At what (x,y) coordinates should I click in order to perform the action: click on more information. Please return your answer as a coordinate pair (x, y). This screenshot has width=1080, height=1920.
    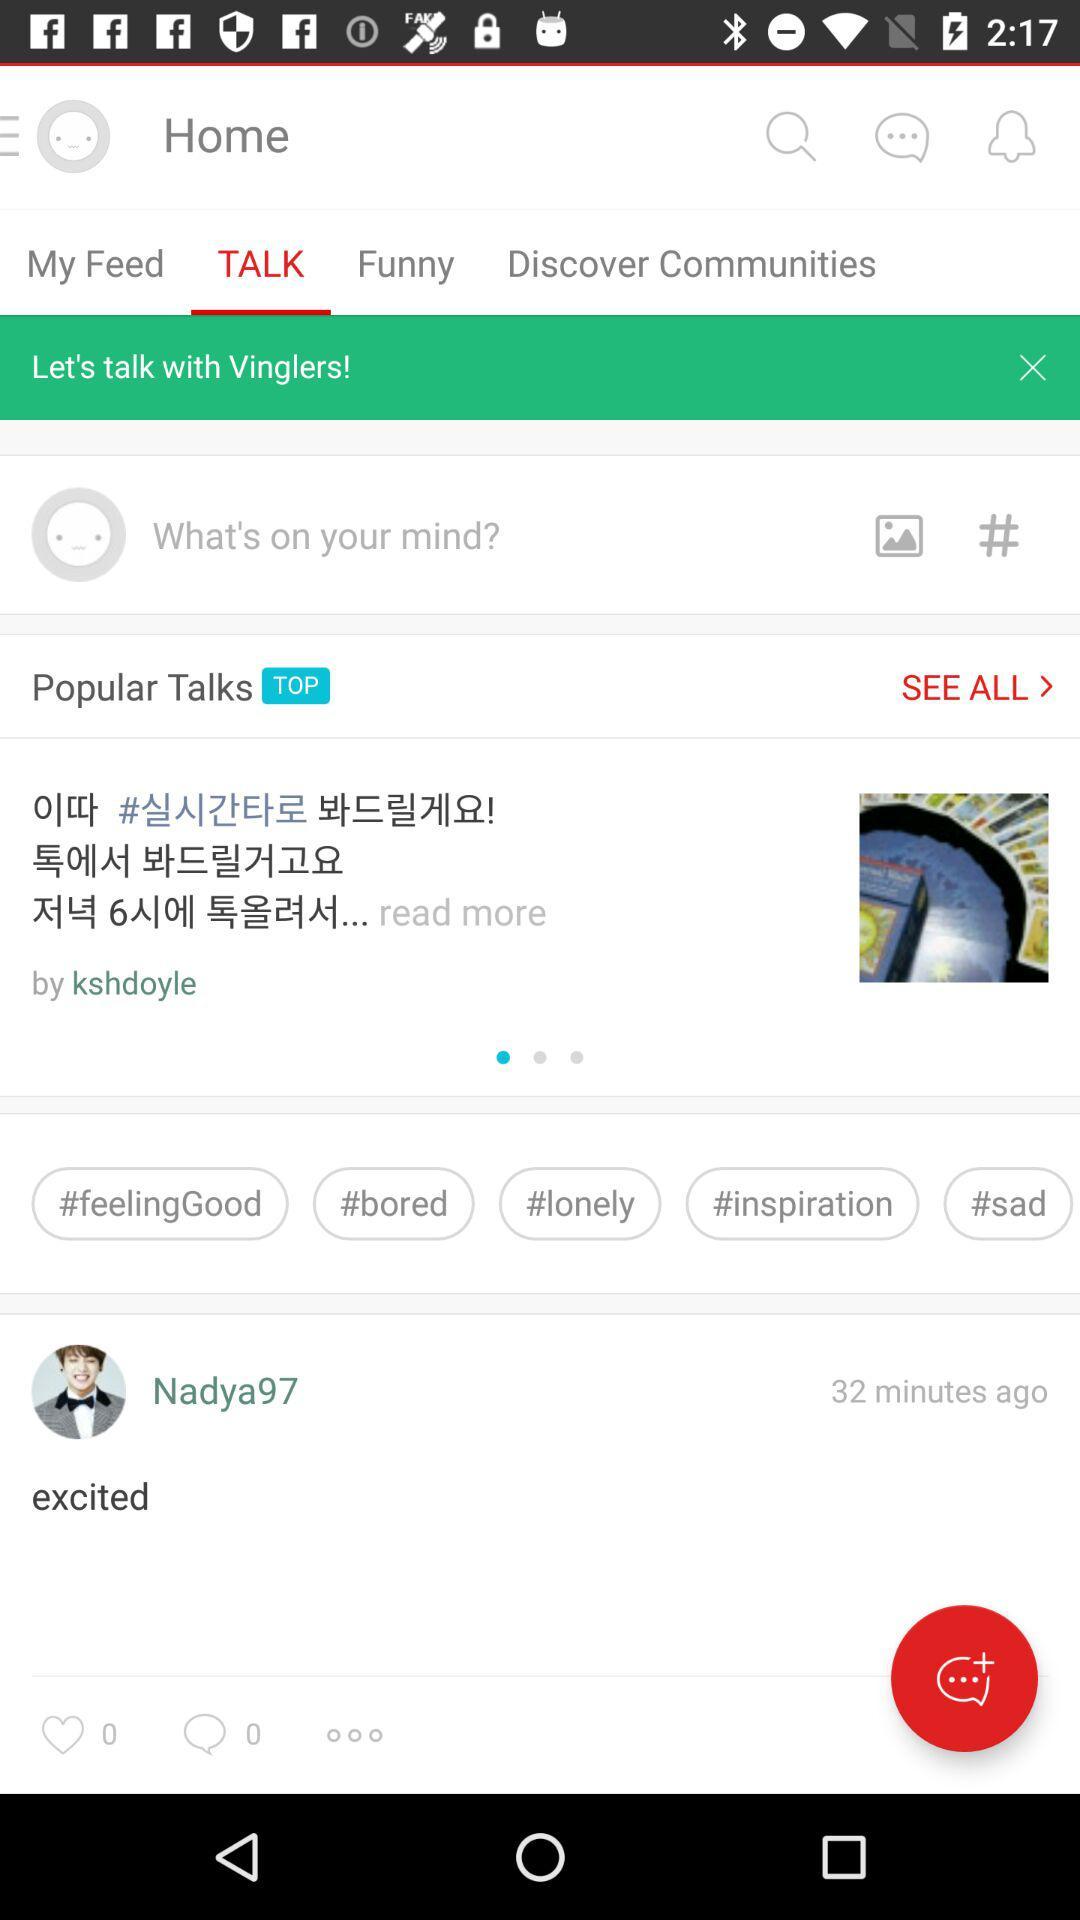
    Looking at the image, I should click on (353, 1734).